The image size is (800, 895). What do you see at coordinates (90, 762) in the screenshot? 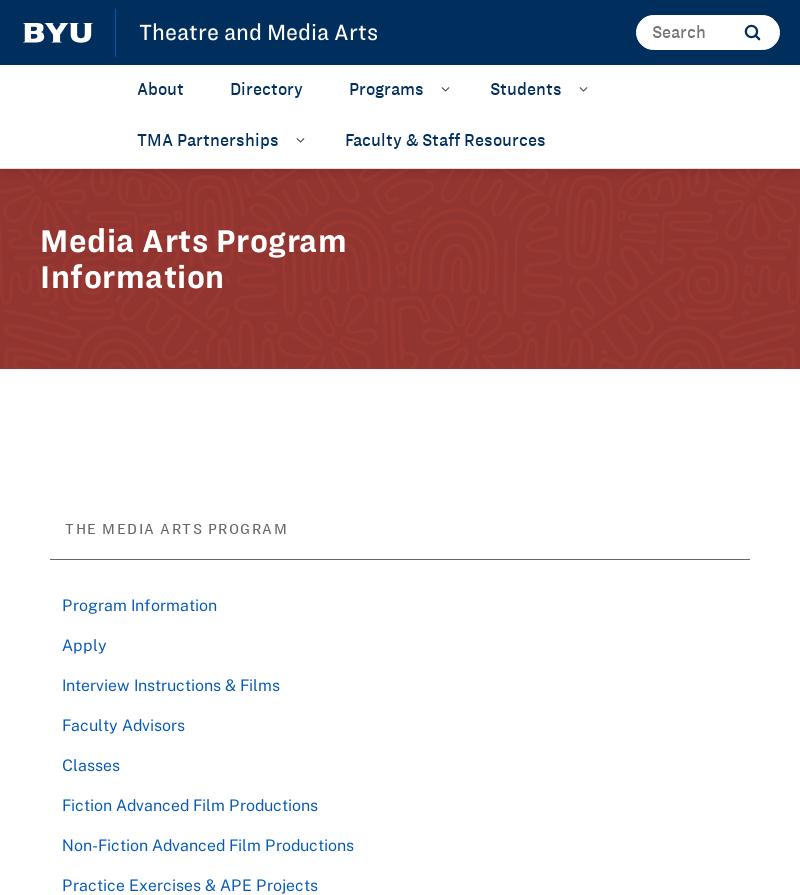
I see `'Classes'` at bounding box center [90, 762].